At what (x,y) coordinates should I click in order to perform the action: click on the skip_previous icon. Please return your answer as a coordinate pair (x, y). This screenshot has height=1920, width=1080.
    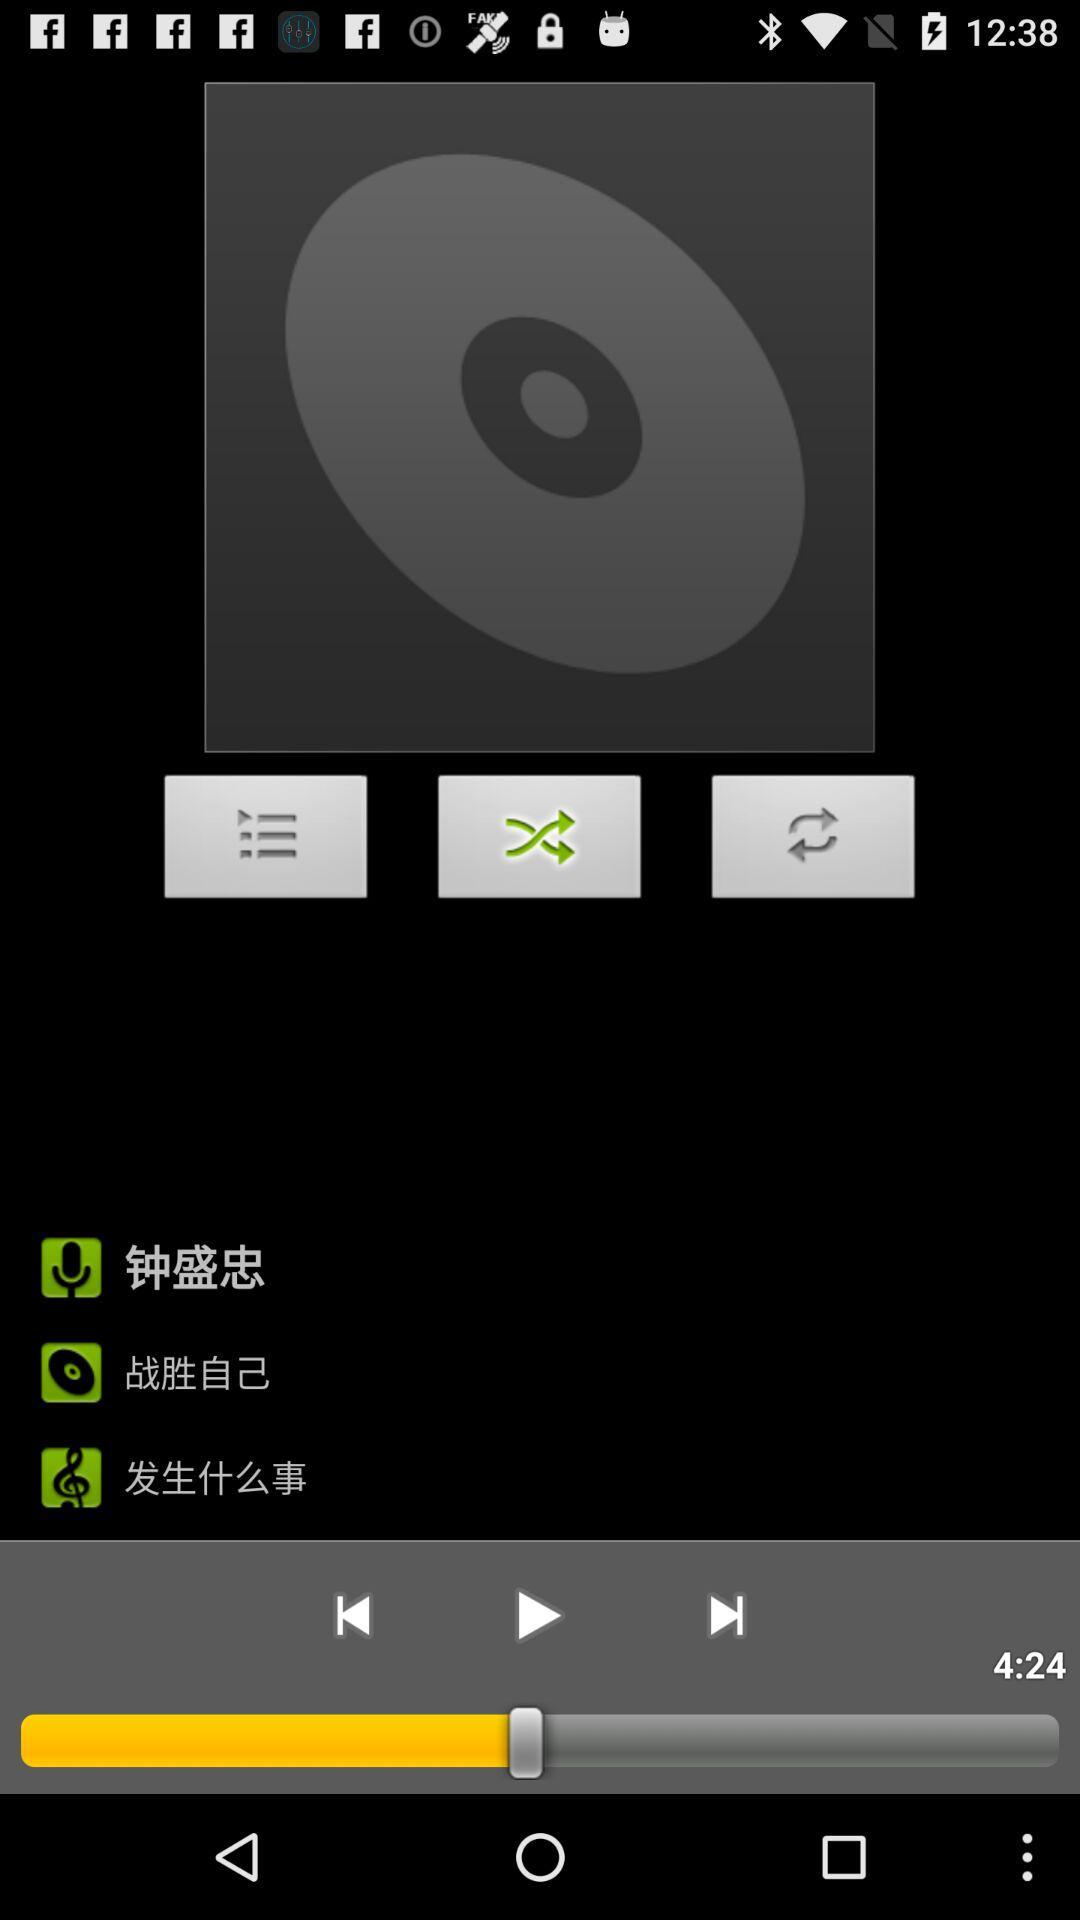
    Looking at the image, I should click on (351, 1727).